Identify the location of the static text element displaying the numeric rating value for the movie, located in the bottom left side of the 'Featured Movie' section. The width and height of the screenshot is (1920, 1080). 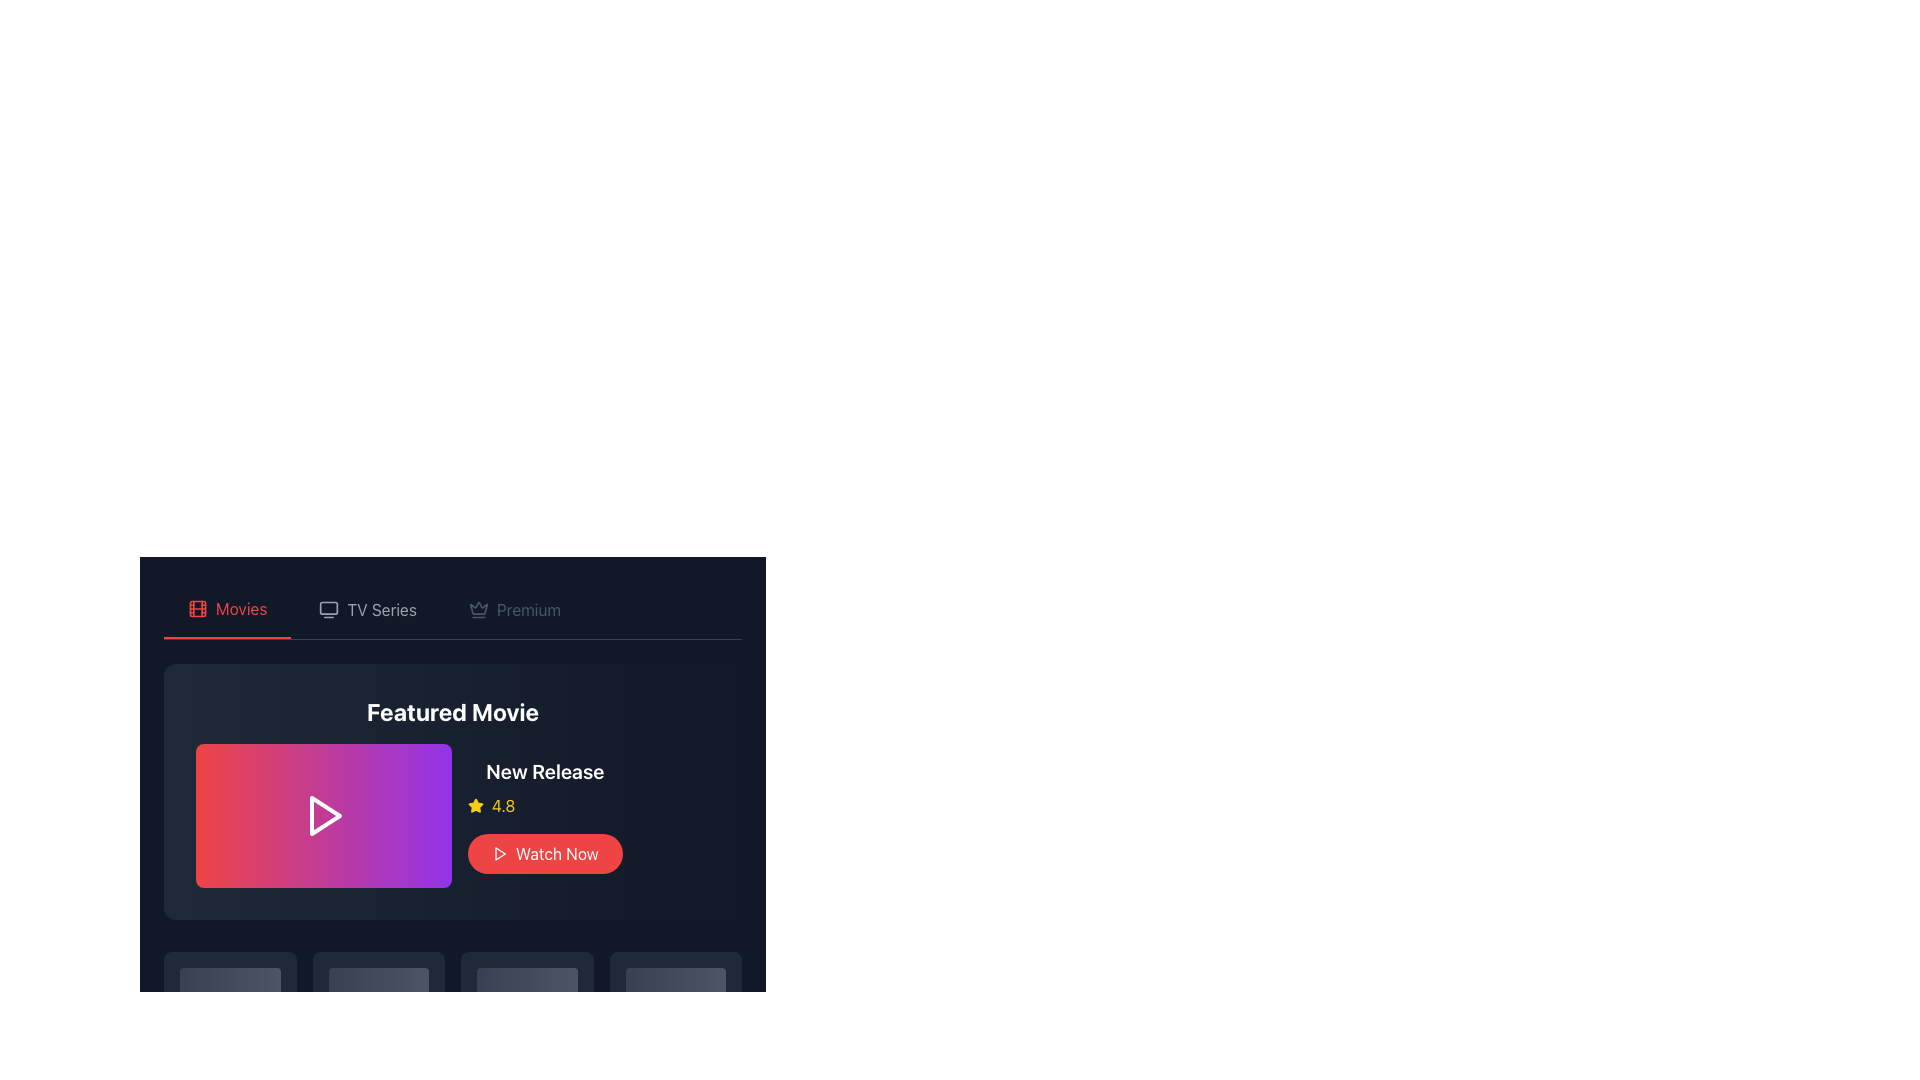
(503, 805).